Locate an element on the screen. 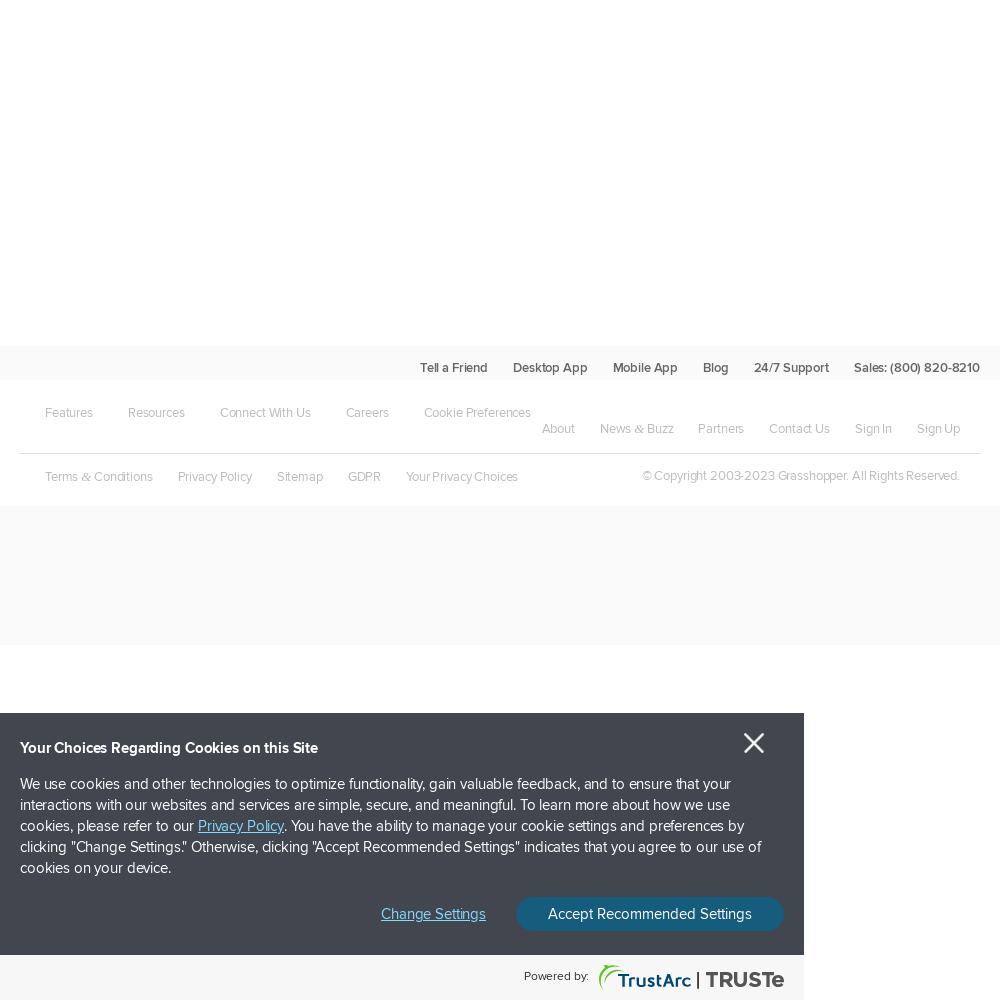 The image size is (1000, 1000). 'GDPR' is located at coordinates (363, 476).